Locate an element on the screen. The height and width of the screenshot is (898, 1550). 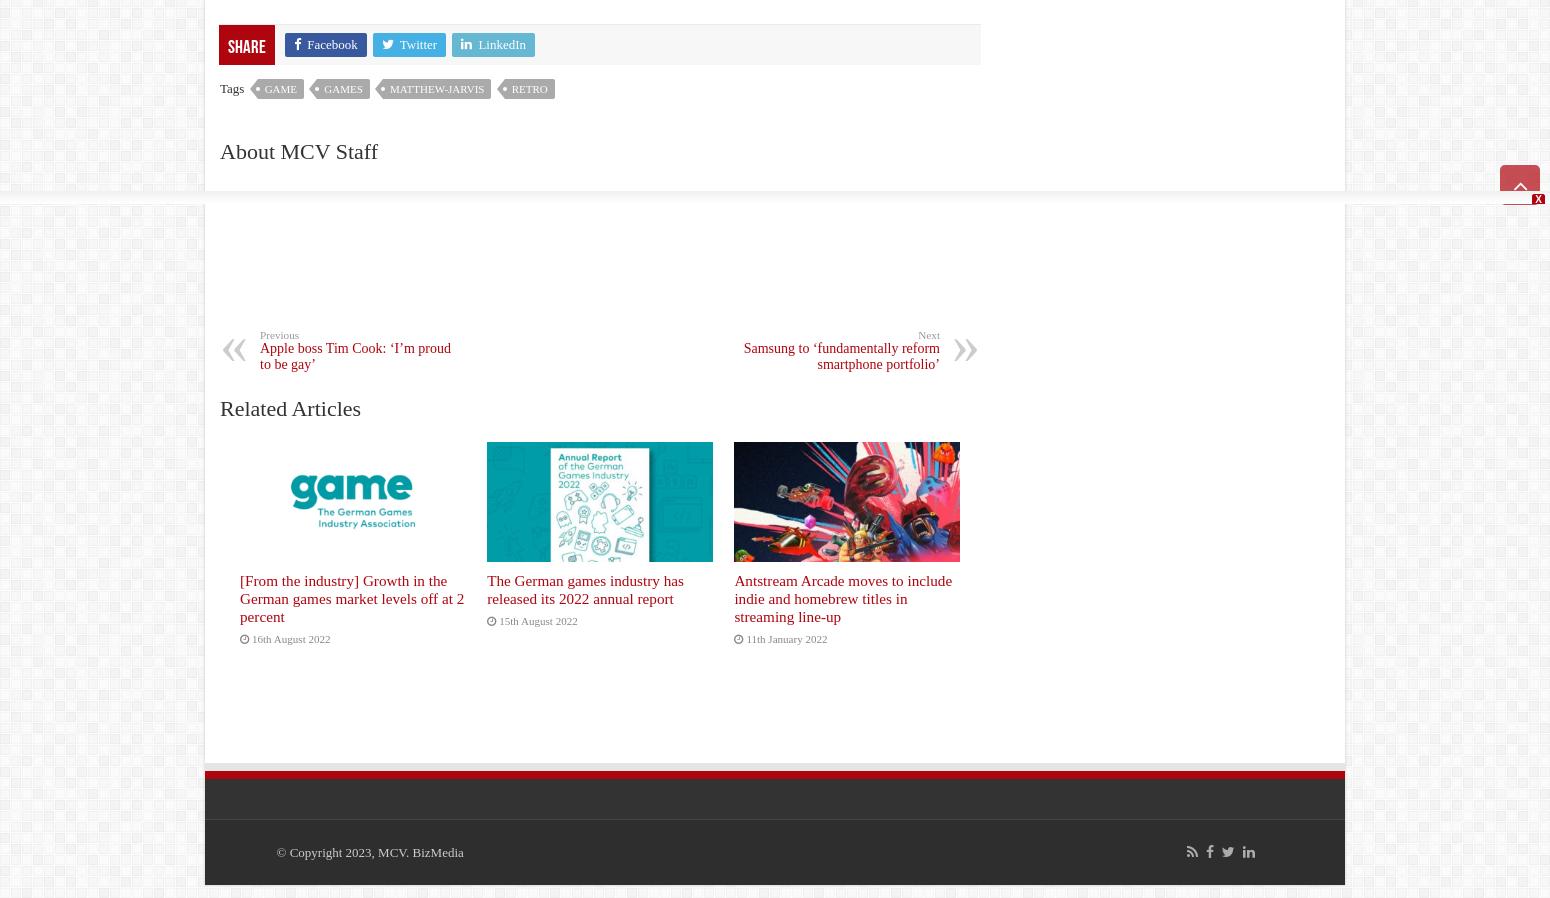
'16th August 2022' is located at coordinates (290, 638).